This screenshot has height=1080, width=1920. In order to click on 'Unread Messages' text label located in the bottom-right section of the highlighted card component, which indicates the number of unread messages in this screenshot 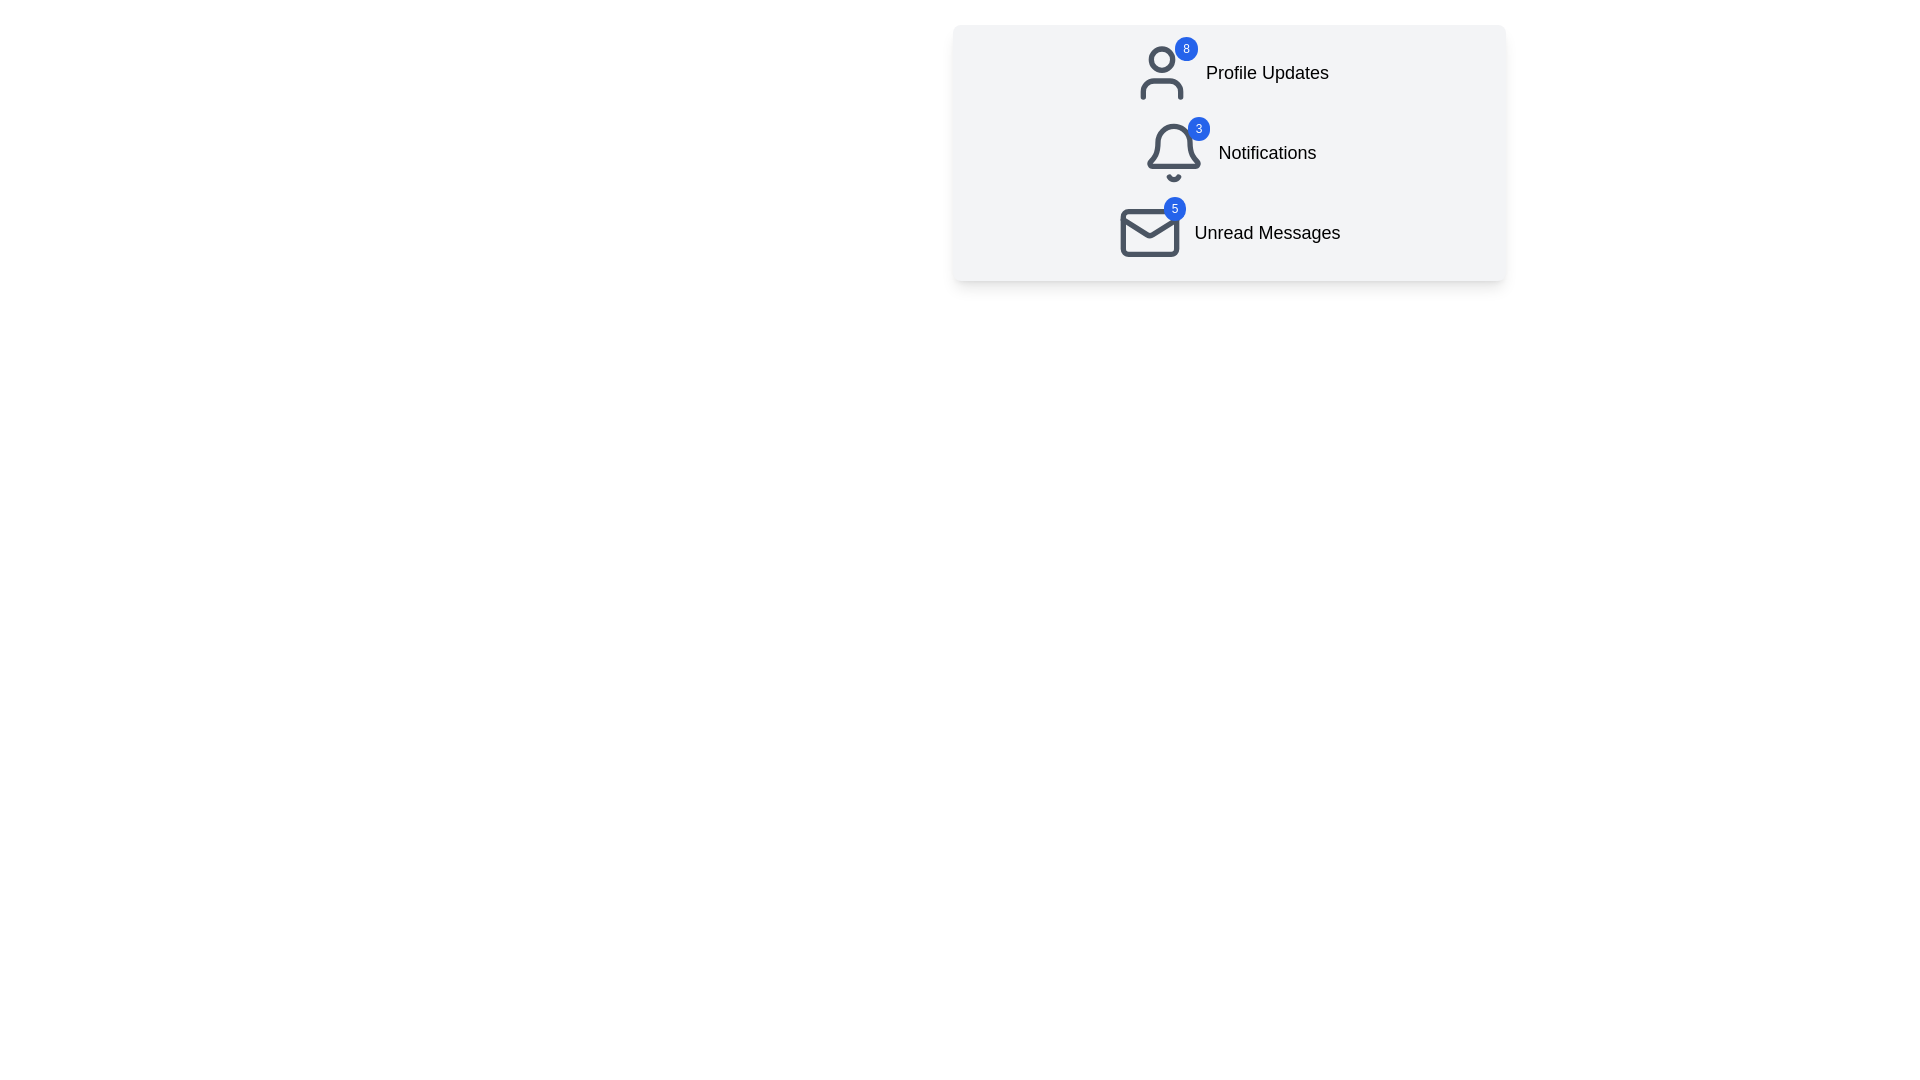, I will do `click(1266, 231)`.